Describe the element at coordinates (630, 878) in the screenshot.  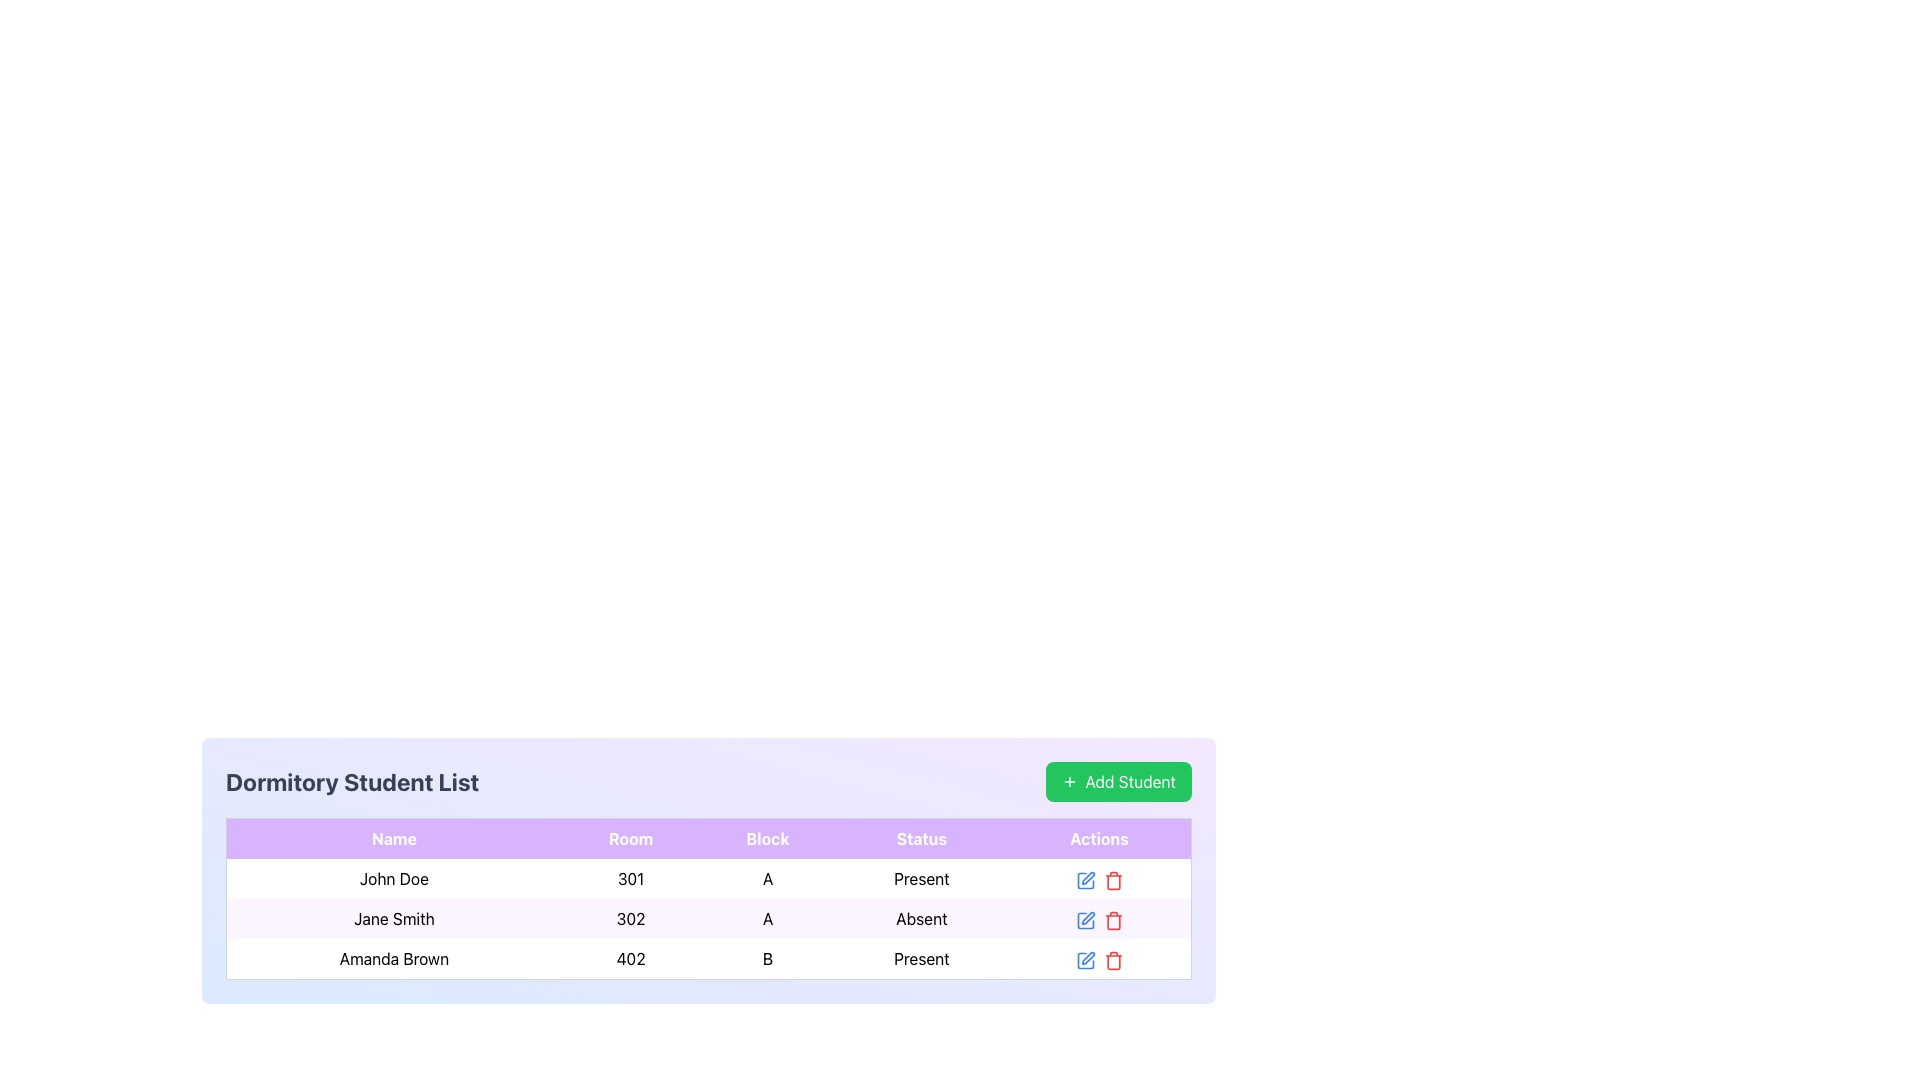
I see `the Text Label indicating the room number for the student 'John Doe' in the second column of the first row of the table` at that location.